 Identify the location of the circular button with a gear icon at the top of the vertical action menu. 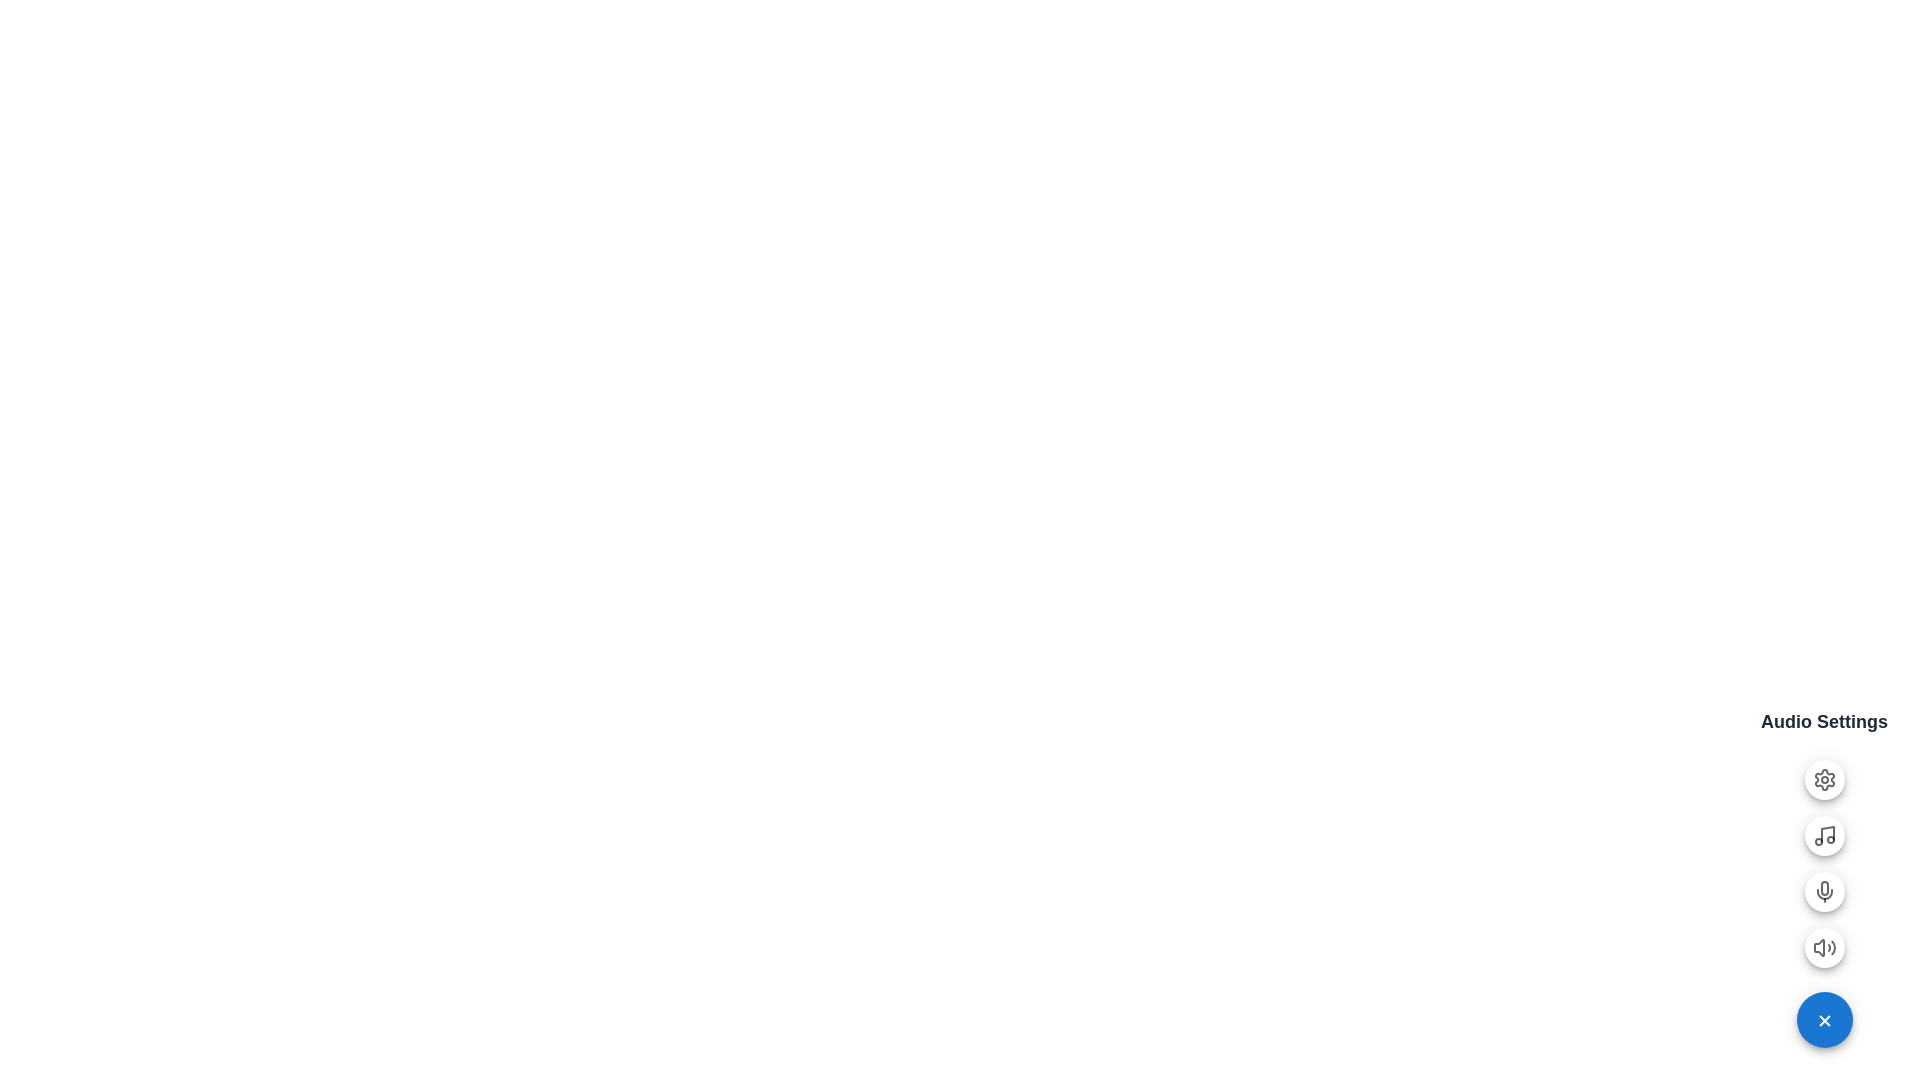
(1824, 778).